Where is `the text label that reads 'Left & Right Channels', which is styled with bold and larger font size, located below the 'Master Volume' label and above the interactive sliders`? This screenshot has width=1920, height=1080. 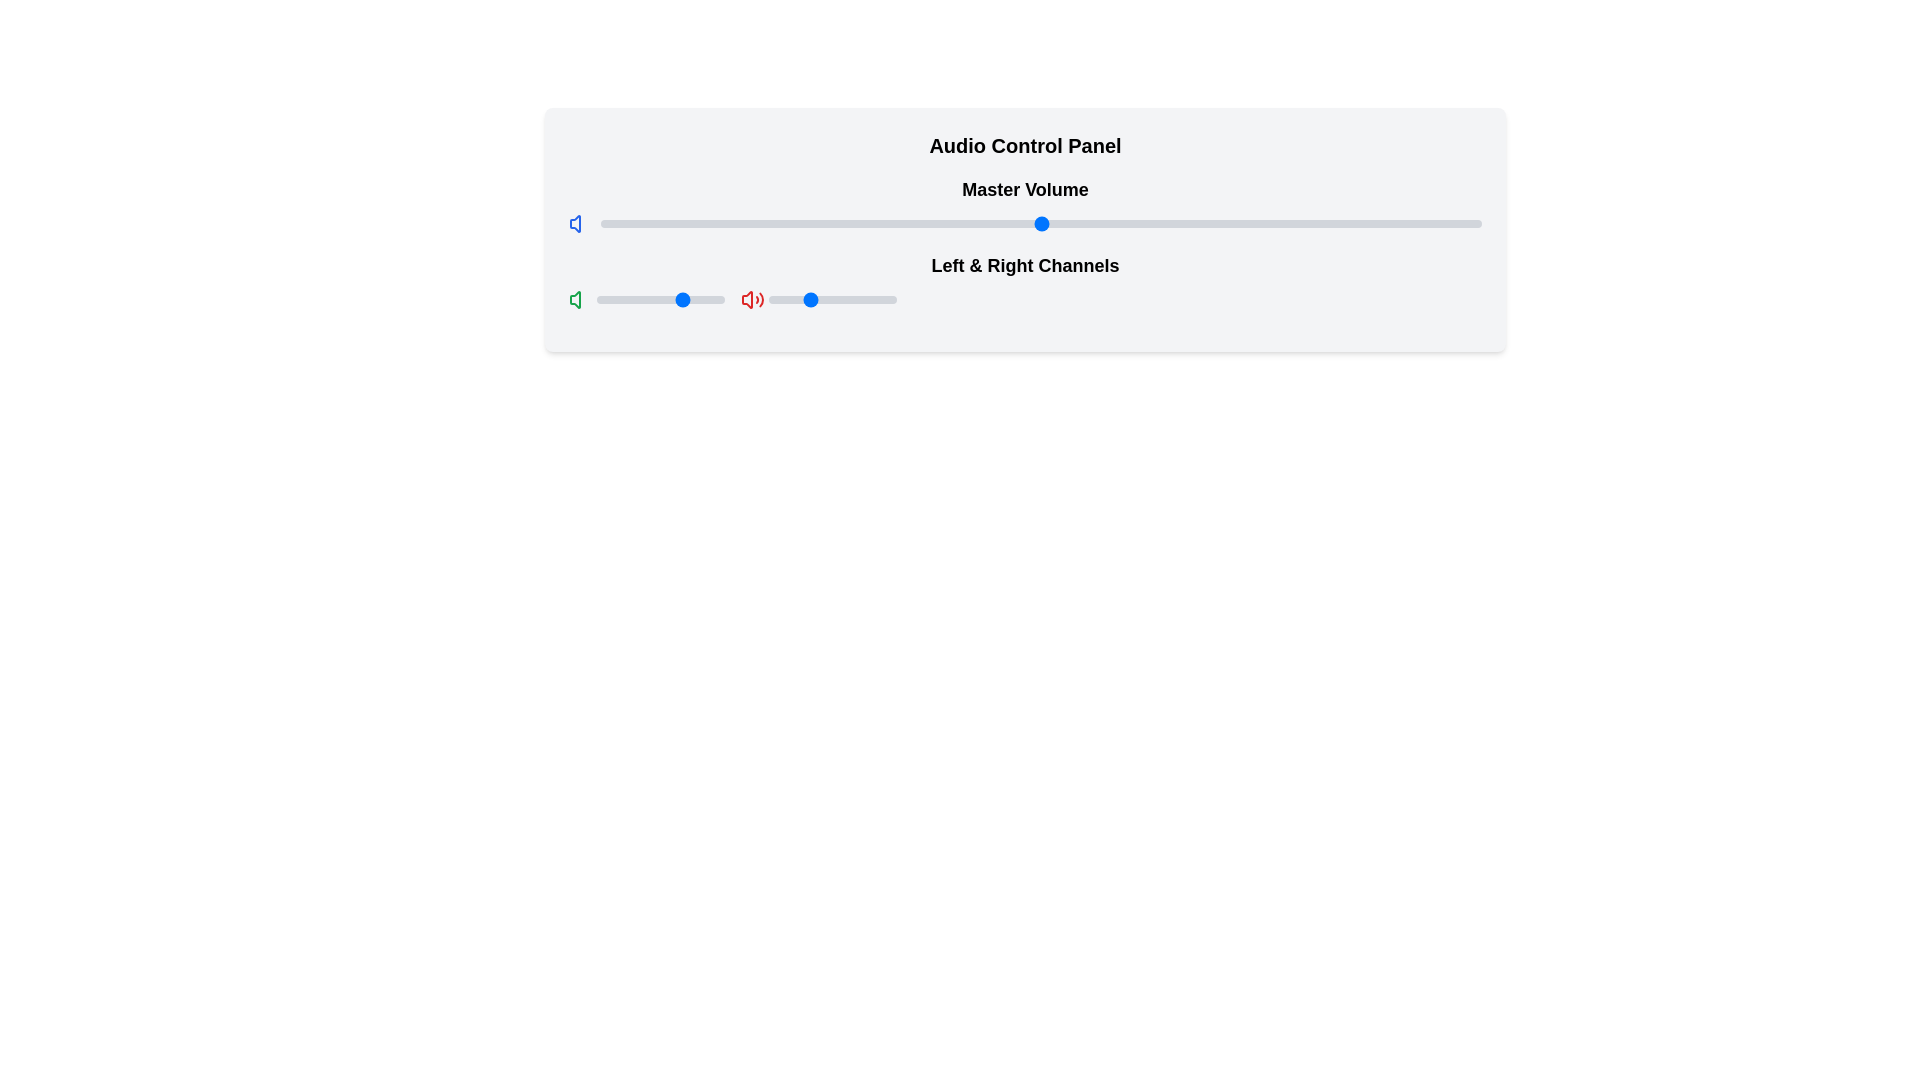 the text label that reads 'Left & Right Channels', which is styled with bold and larger font size, located below the 'Master Volume' label and above the interactive sliders is located at coordinates (1025, 265).